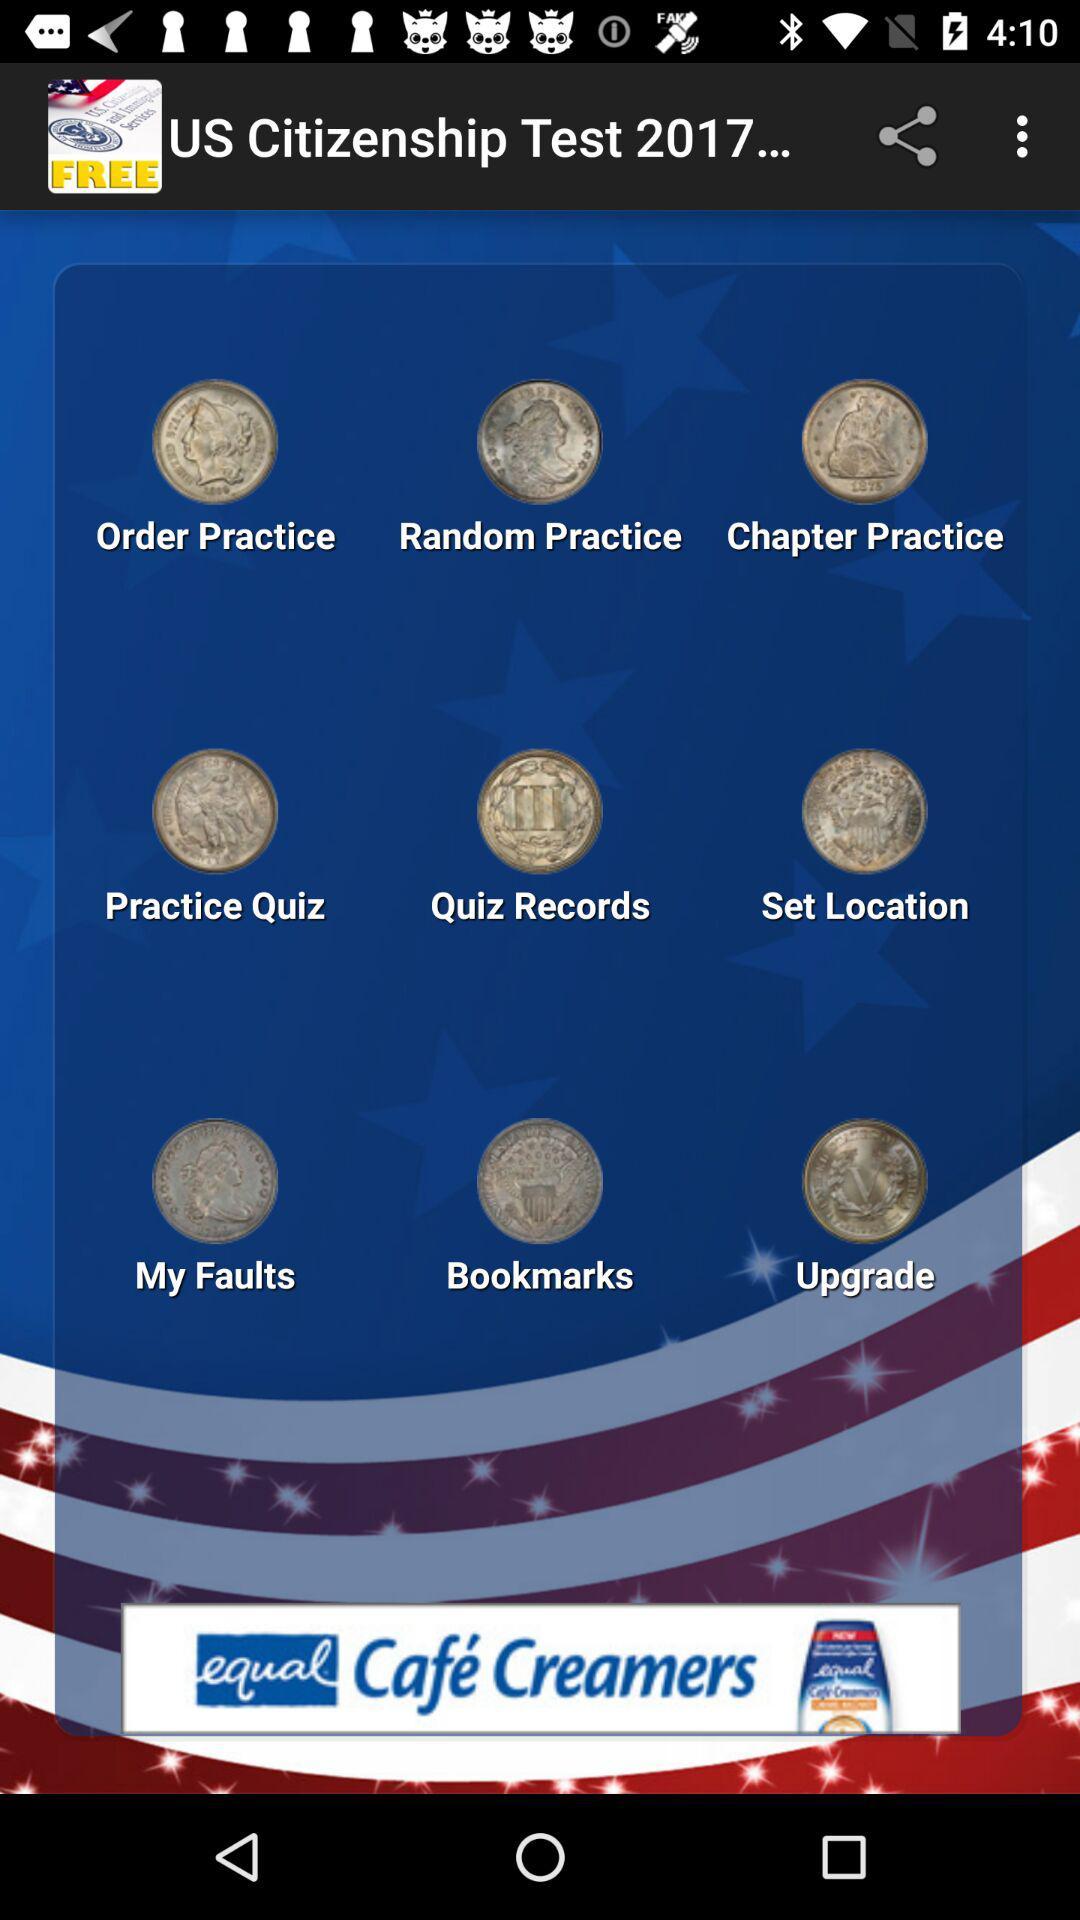 The width and height of the screenshot is (1080, 1920). Describe the element at coordinates (863, 811) in the screenshot. I see `everyone likes records` at that location.